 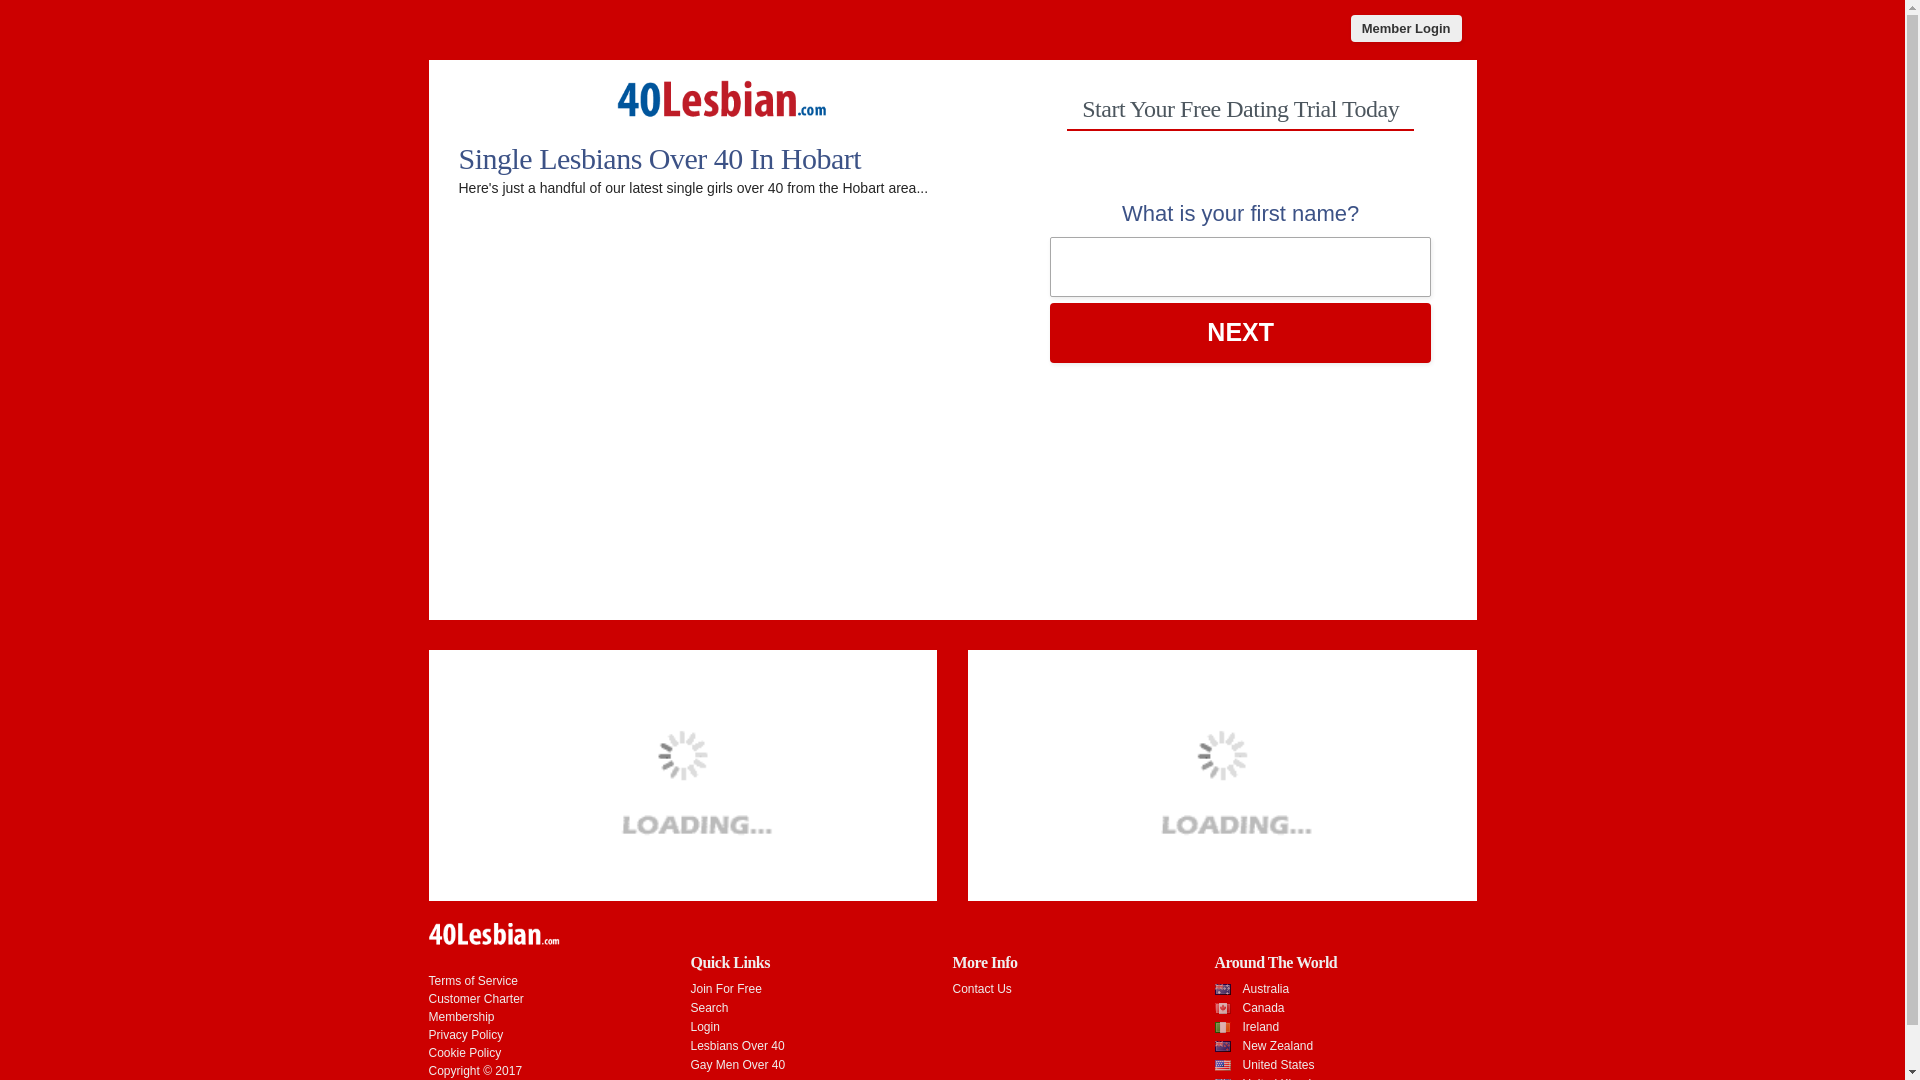 I want to click on 'NEXT', so click(x=1240, y=331).